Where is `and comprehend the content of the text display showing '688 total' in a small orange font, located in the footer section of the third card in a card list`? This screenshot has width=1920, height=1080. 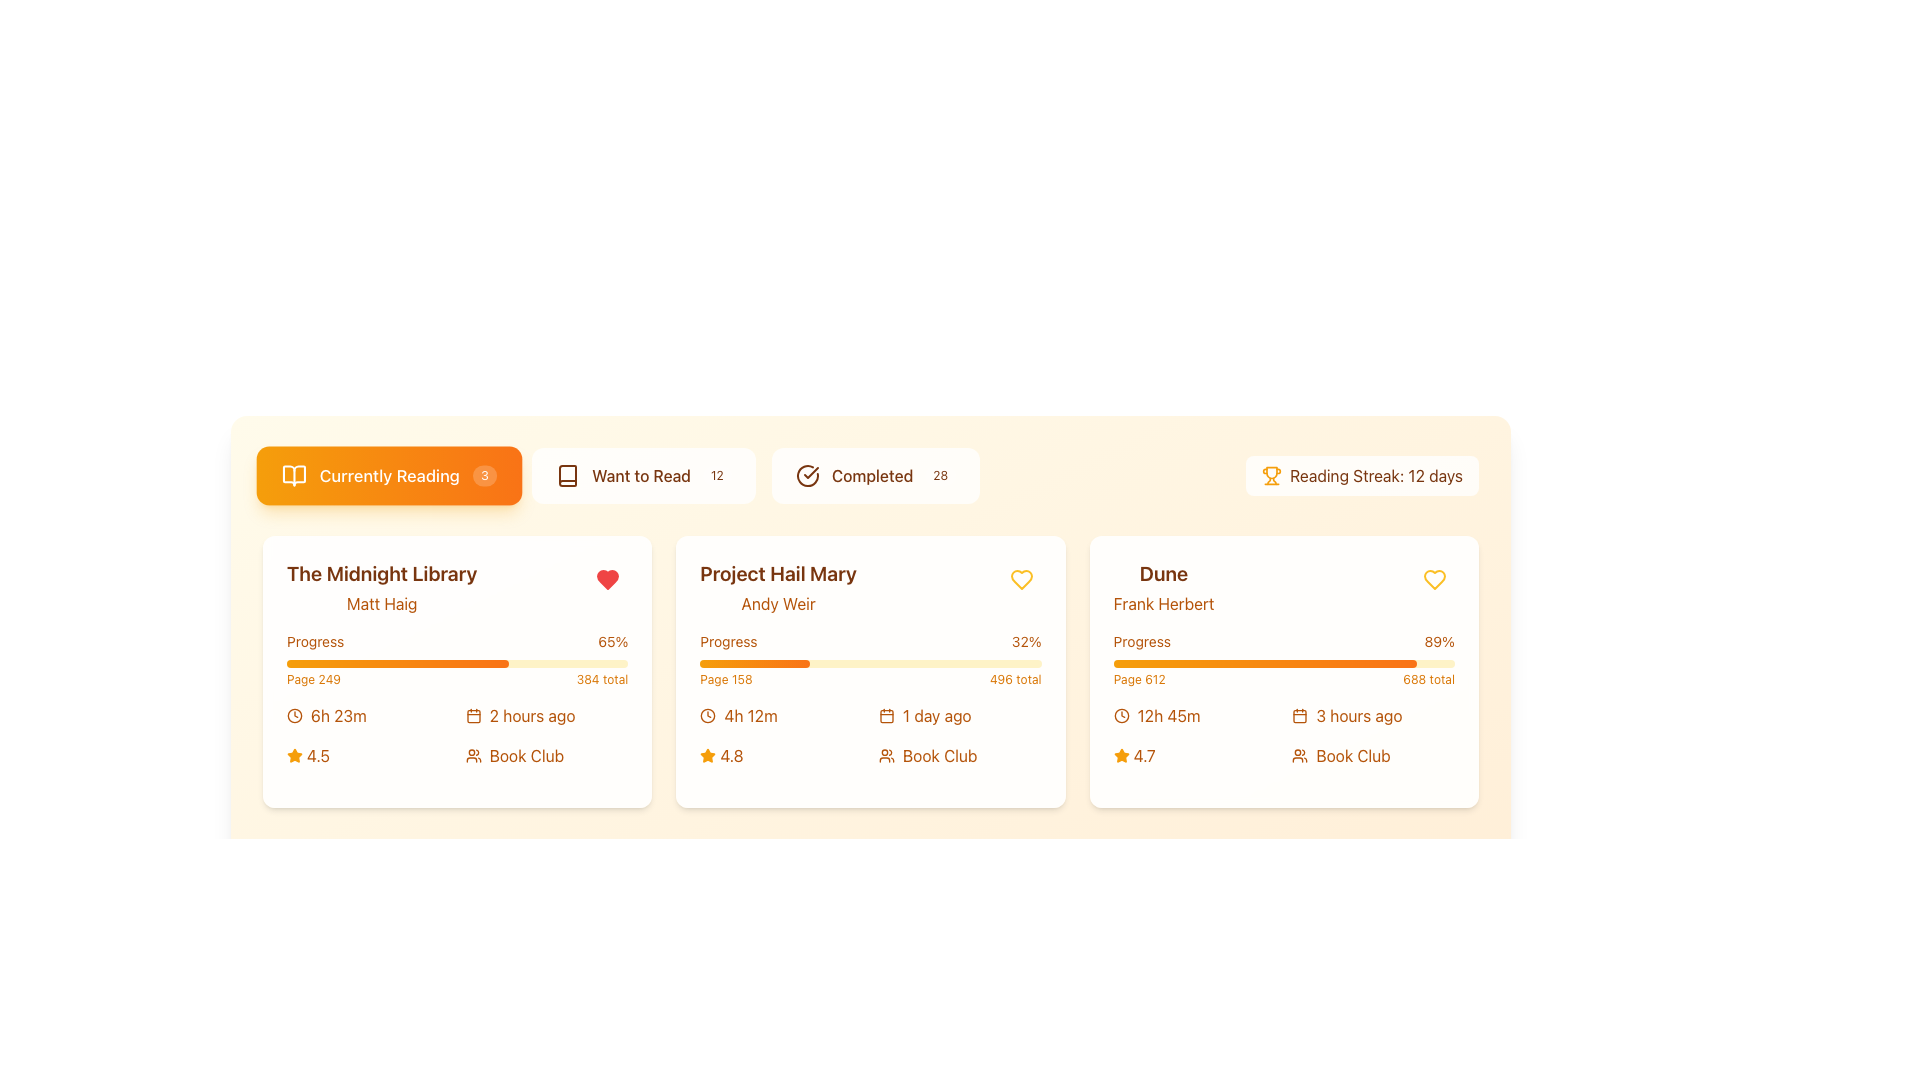
and comprehend the content of the text display showing '688 total' in a small orange font, located in the footer section of the third card in a card list is located at coordinates (1428, 678).